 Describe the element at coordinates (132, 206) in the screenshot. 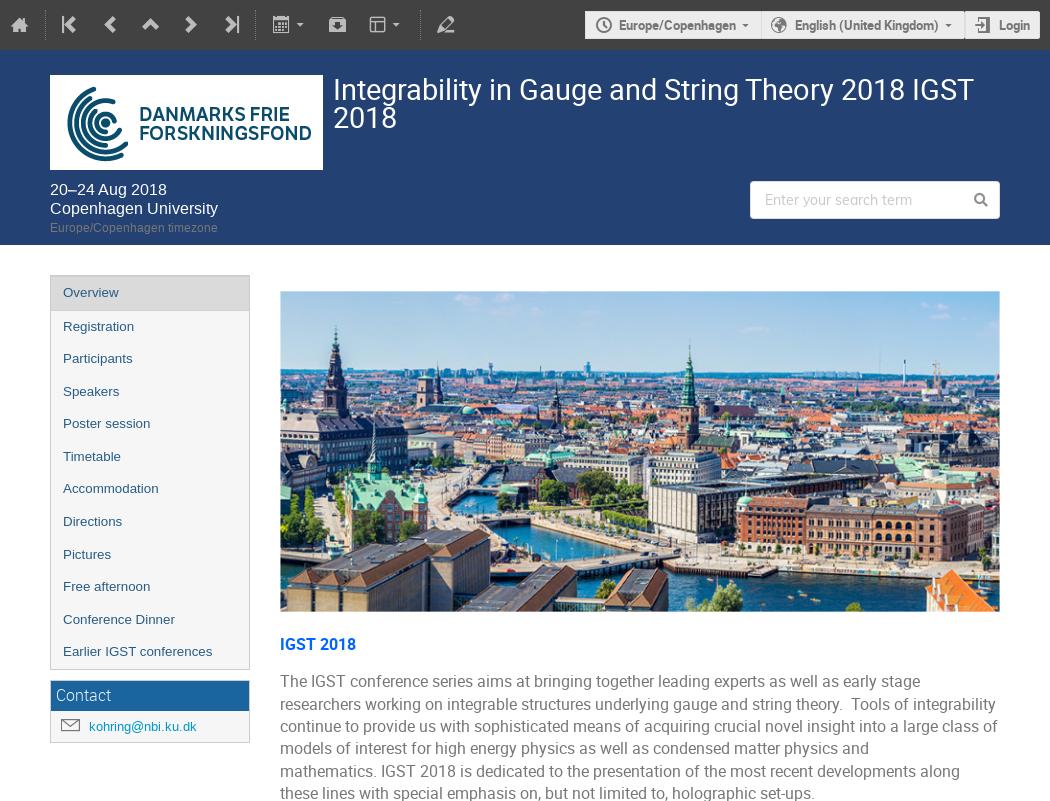

I see `'Copenhagen University'` at that location.